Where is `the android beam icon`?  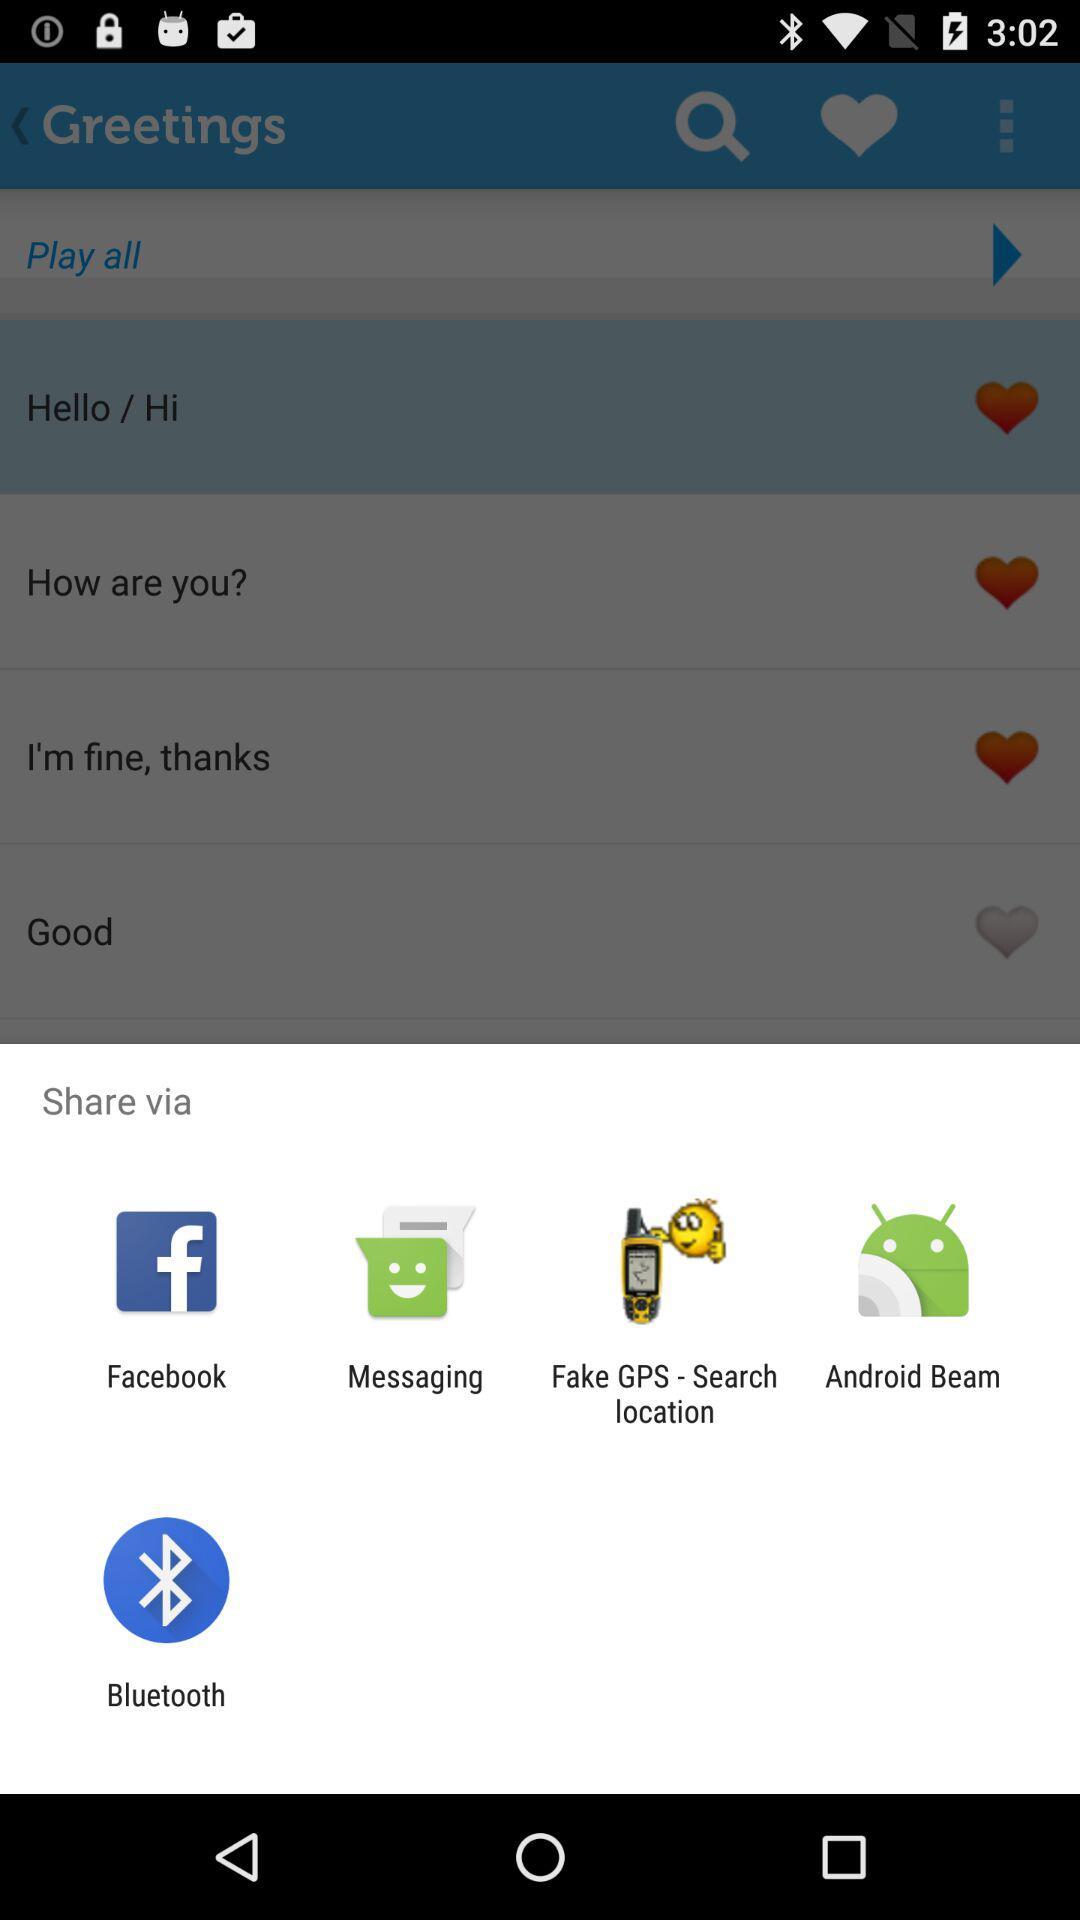 the android beam icon is located at coordinates (913, 1392).